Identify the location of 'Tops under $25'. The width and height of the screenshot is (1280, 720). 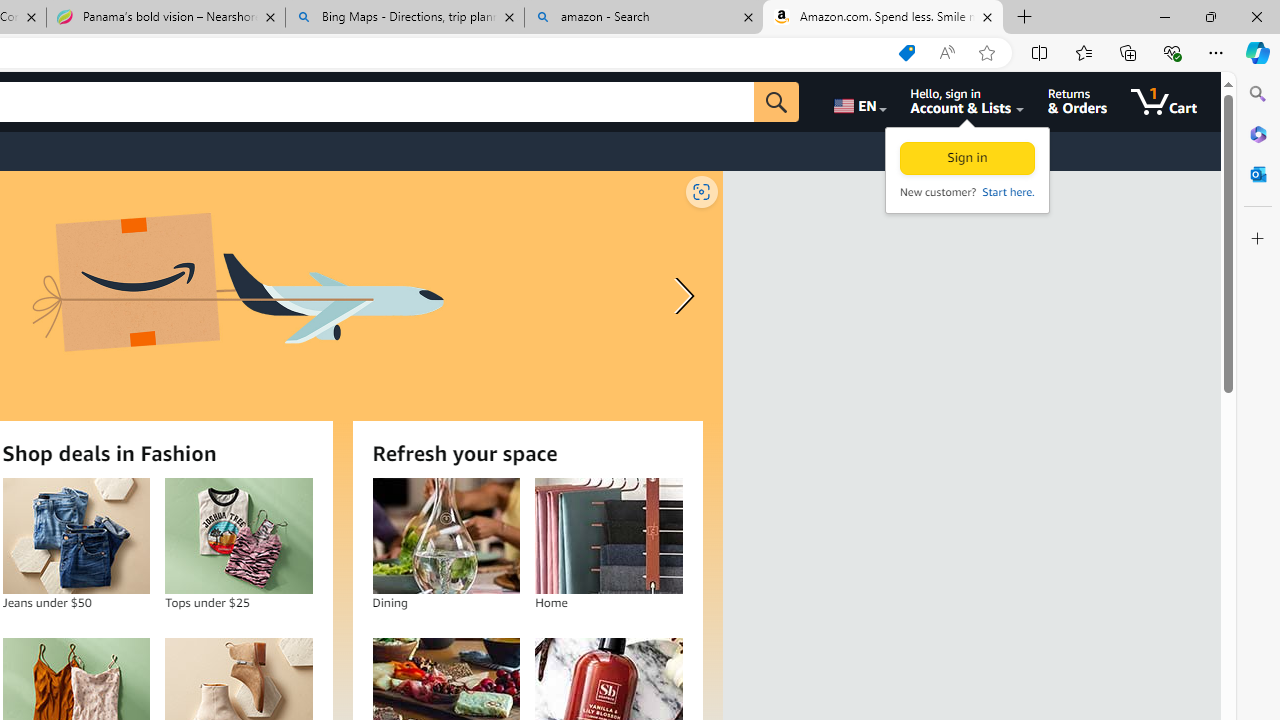
(238, 535).